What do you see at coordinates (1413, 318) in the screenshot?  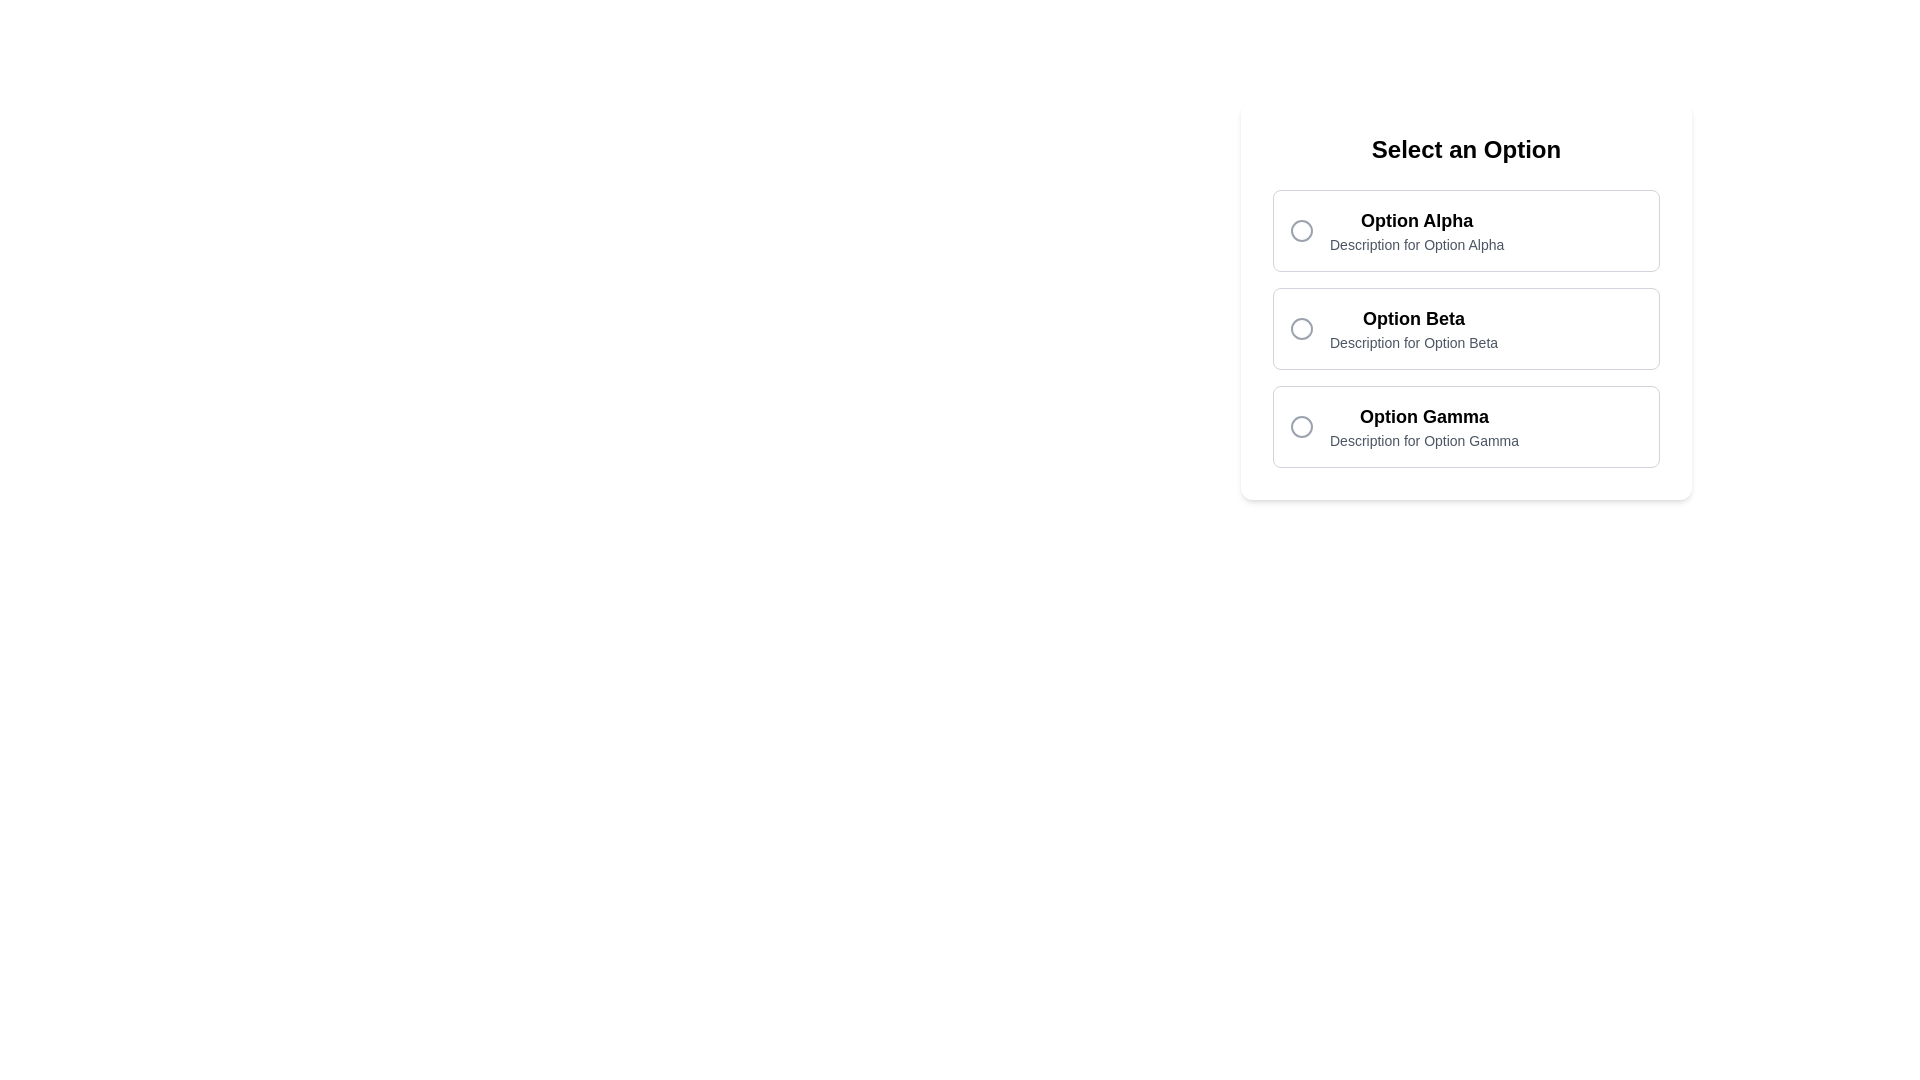 I see `the 'Beta' text label, which serves as the header for the second selectable option in the list under the 'Select an Option' section` at bounding box center [1413, 318].